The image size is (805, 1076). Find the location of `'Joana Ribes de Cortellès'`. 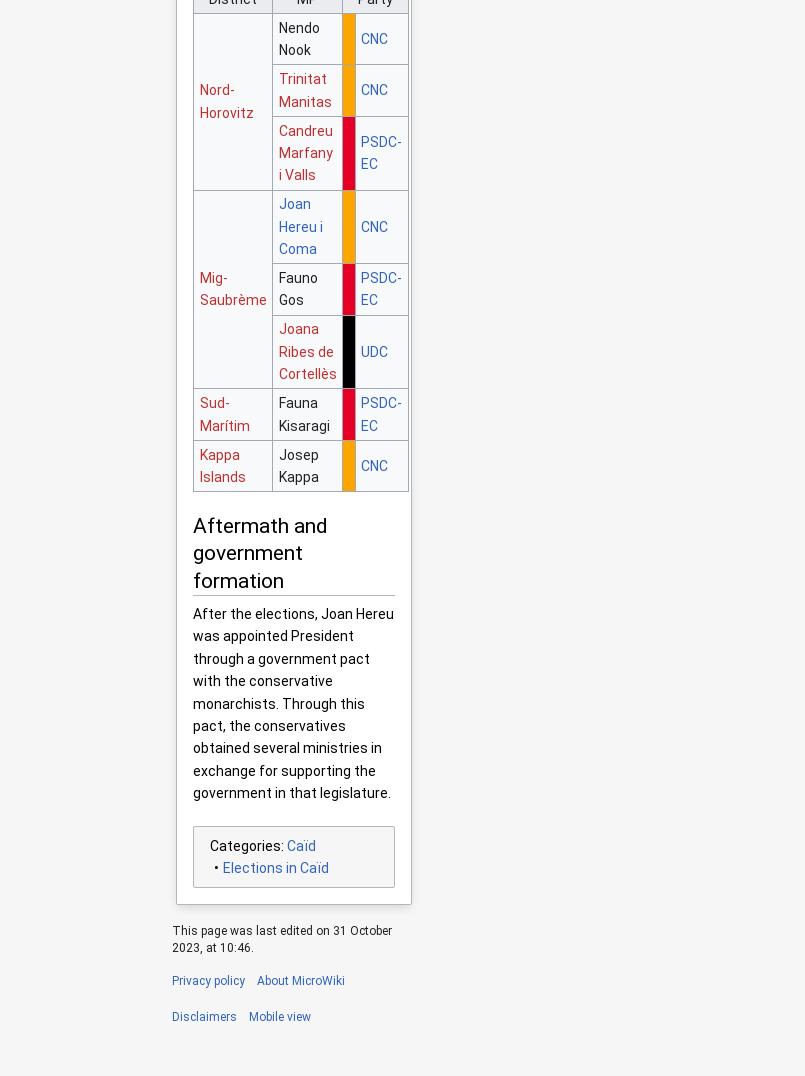

'Joana Ribes de Cortellès' is located at coordinates (306, 351).